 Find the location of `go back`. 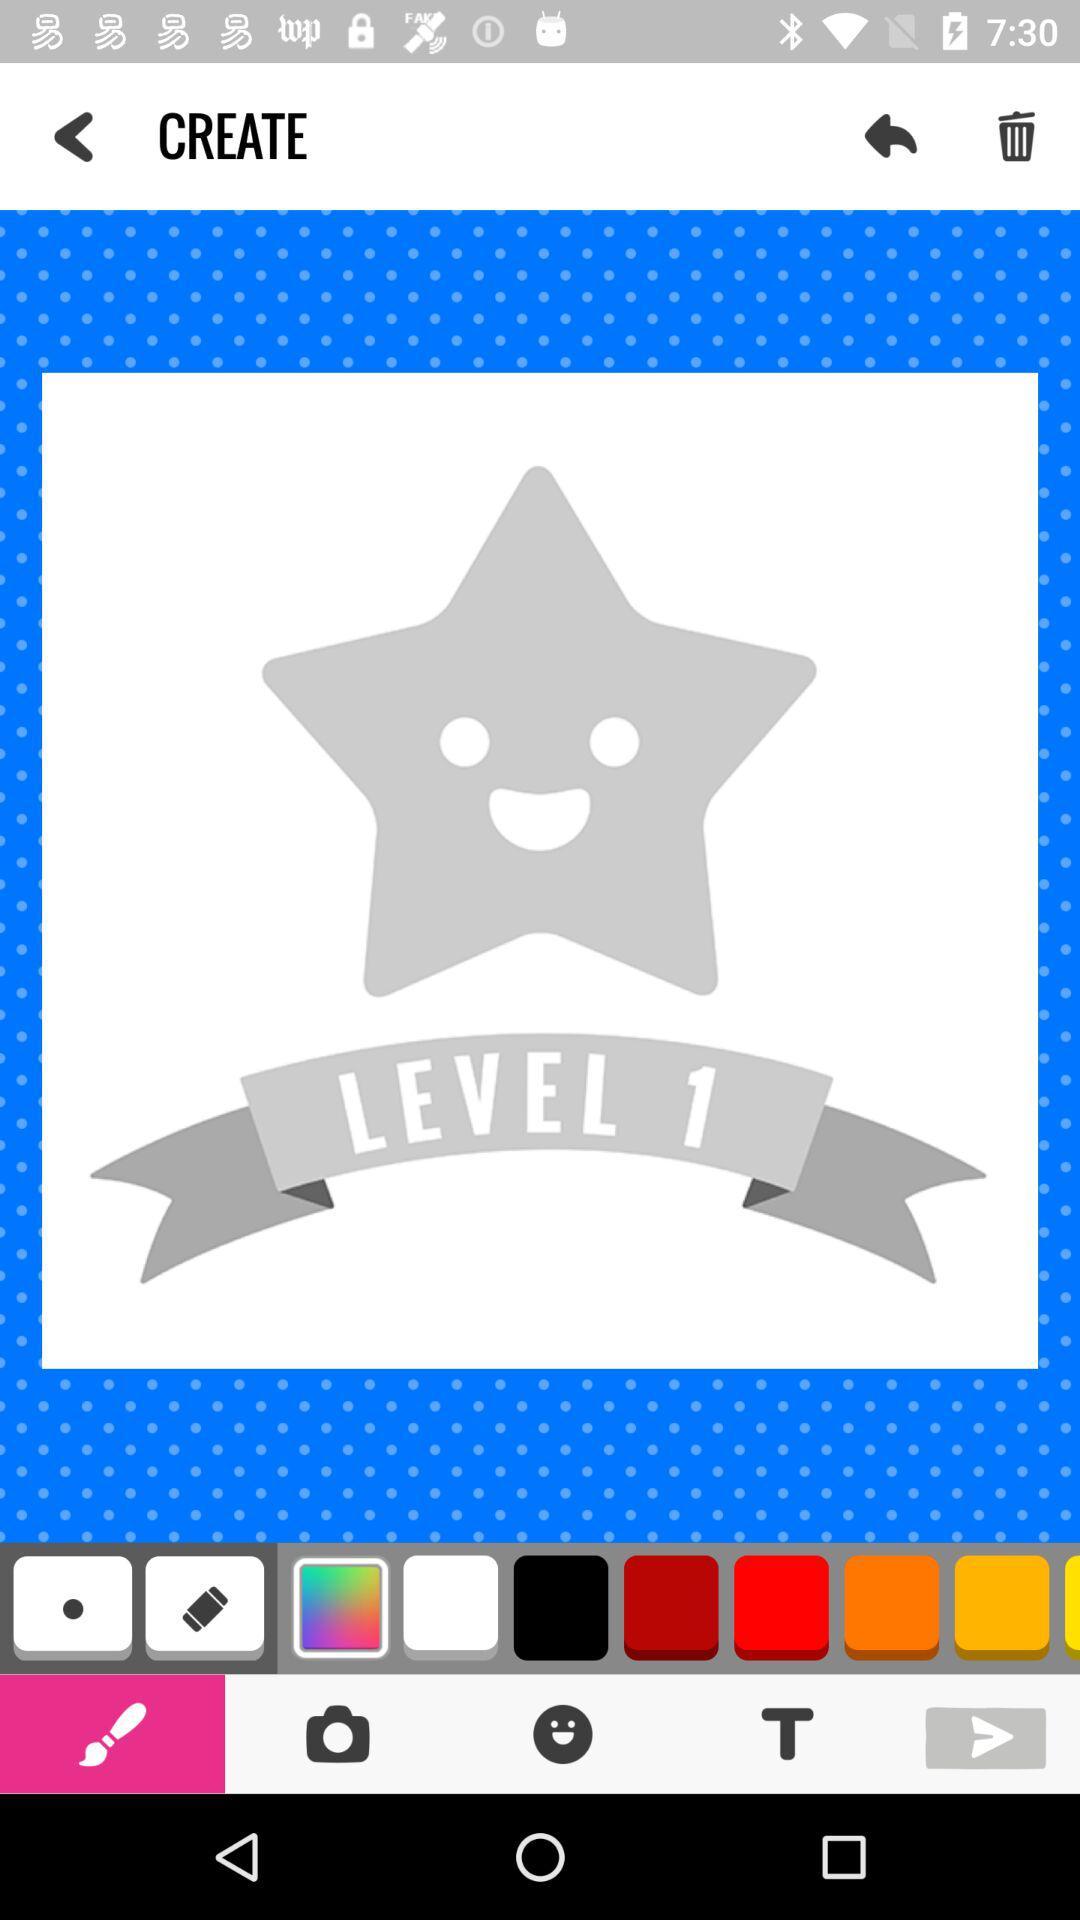

go back is located at coordinates (990, 1732).